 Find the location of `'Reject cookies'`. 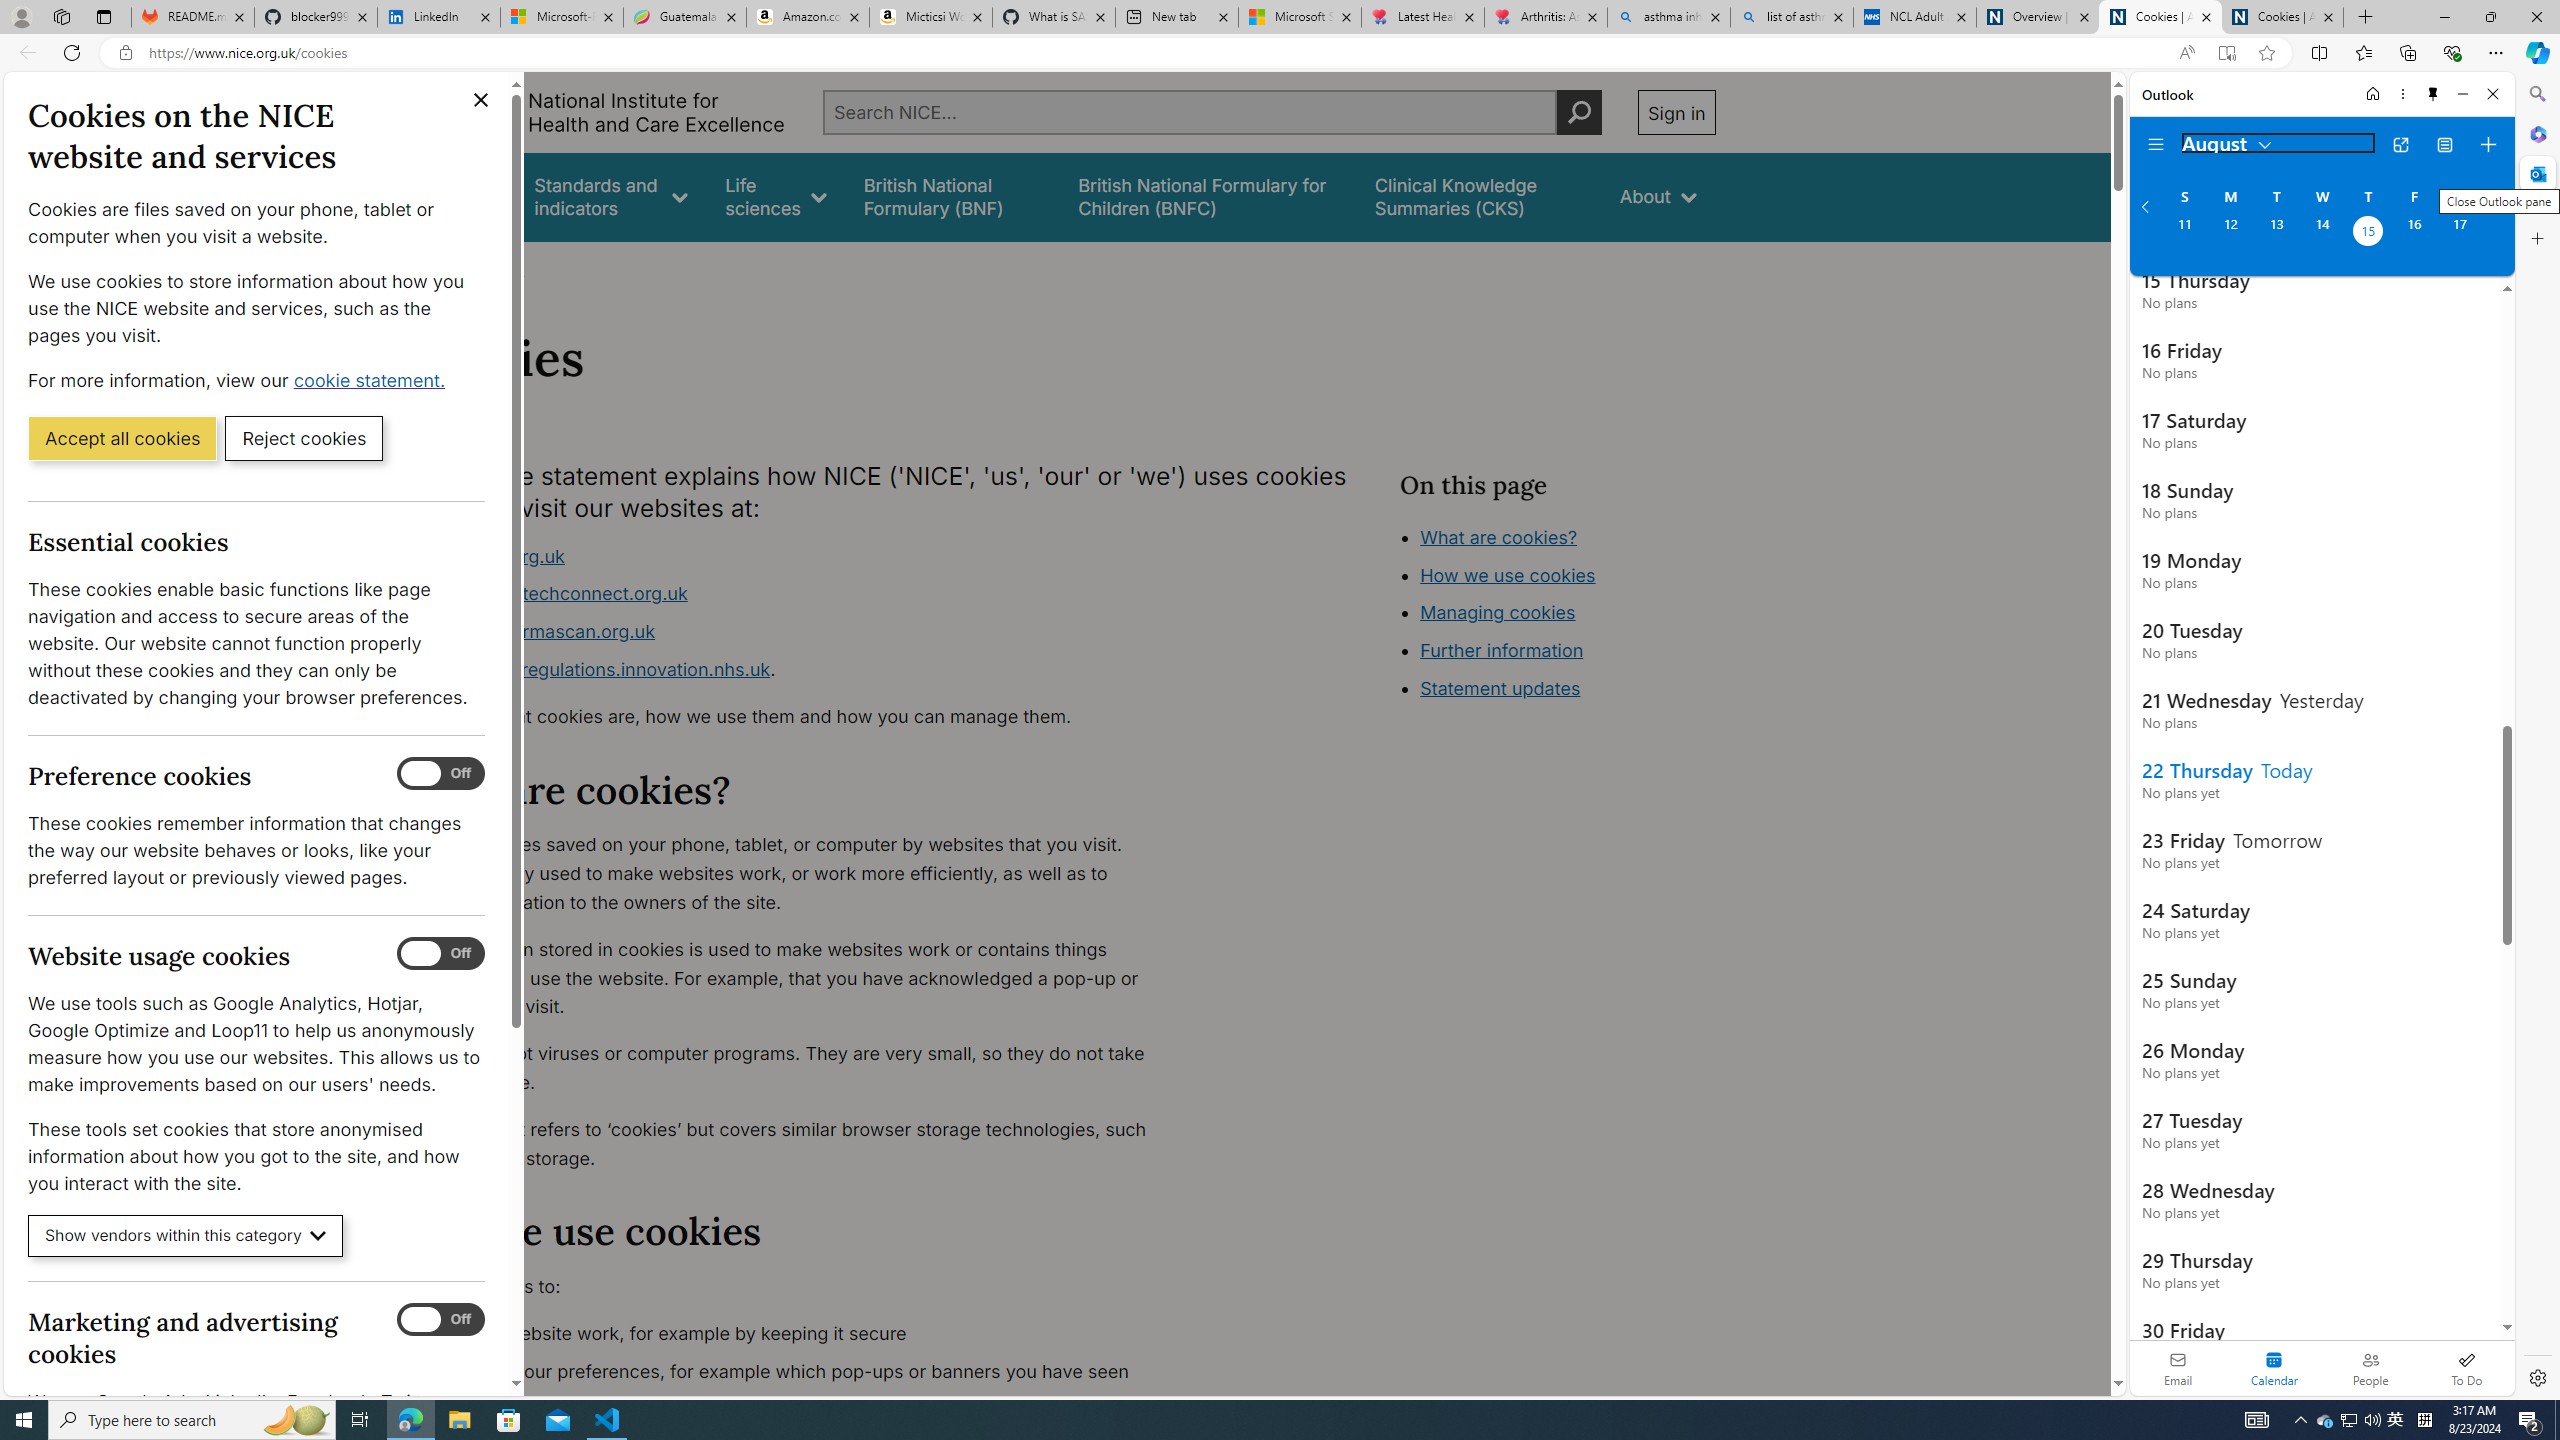

'Reject cookies' is located at coordinates (303, 436).